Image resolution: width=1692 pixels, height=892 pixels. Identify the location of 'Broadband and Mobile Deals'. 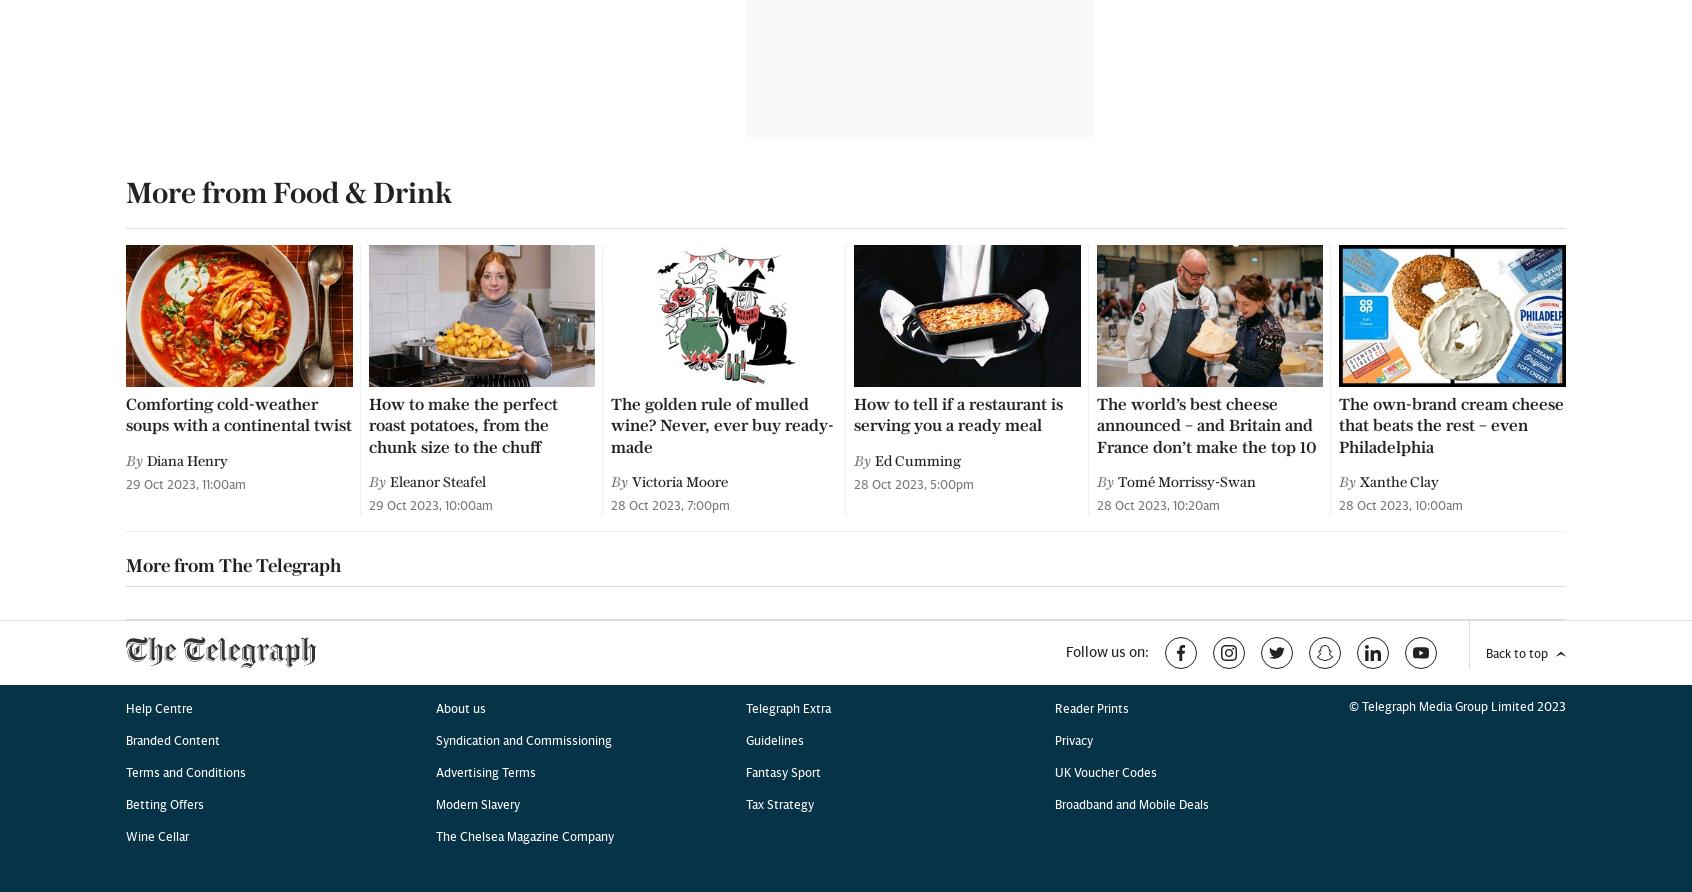
(1130, 144).